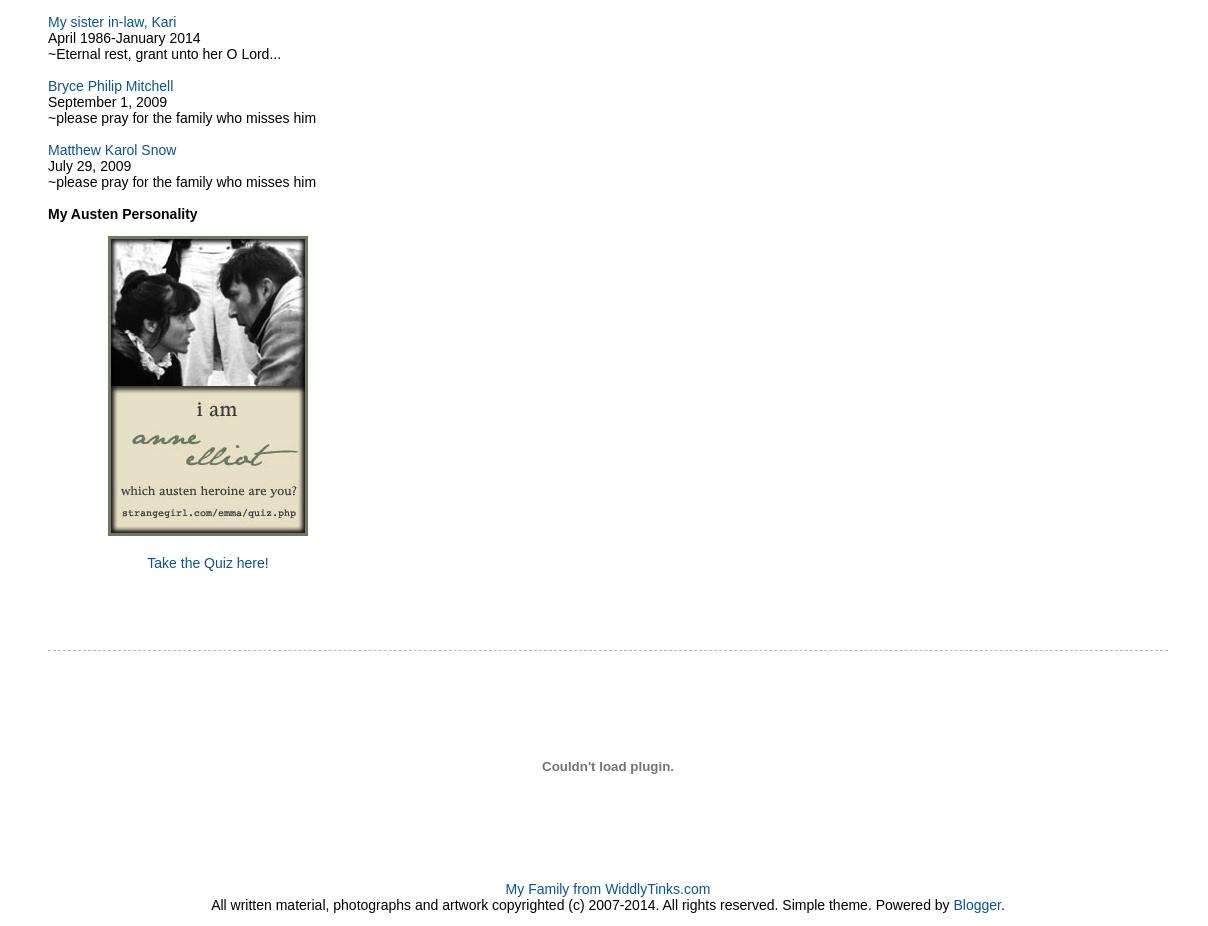 Image resolution: width=1208 pixels, height=926 pixels. What do you see at coordinates (88, 165) in the screenshot?
I see `'July 29, 2009'` at bounding box center [88, 165].